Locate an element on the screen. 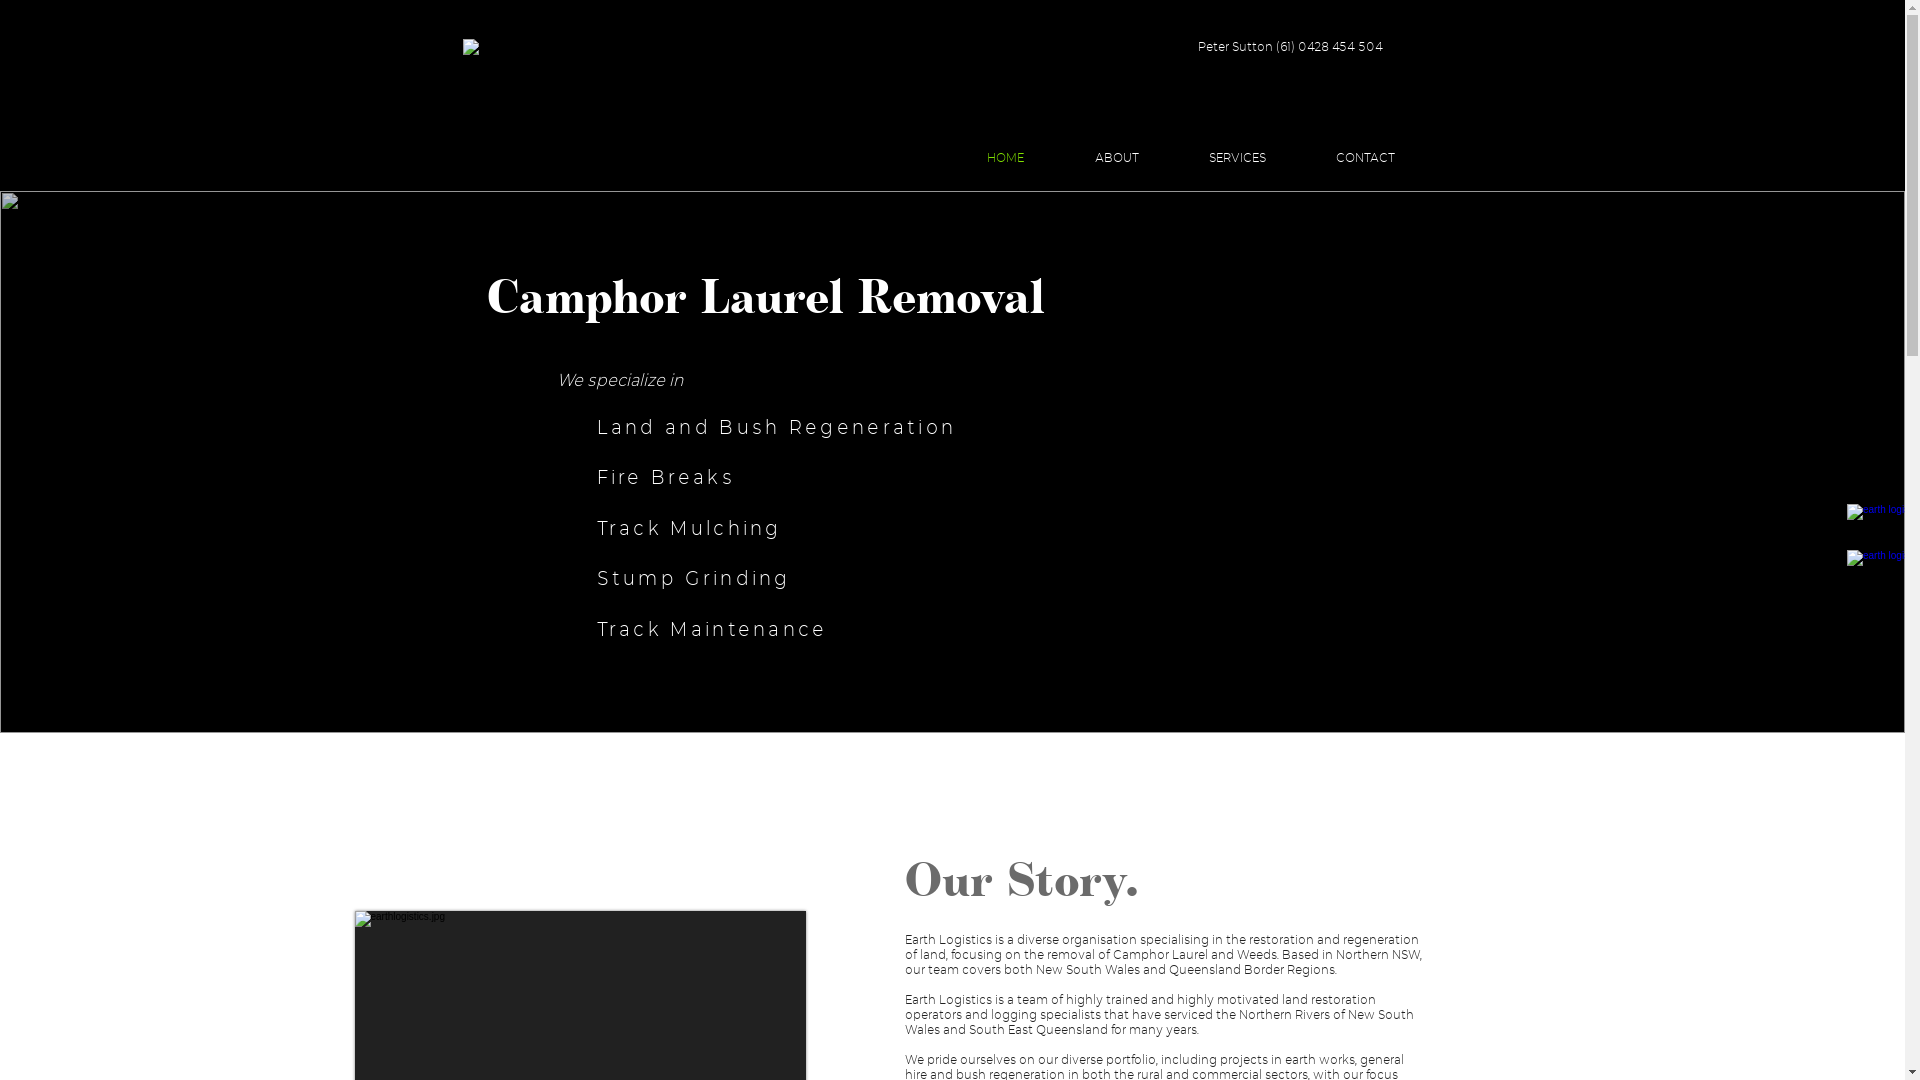  'HOME' is located at coordinates (1006, 157).